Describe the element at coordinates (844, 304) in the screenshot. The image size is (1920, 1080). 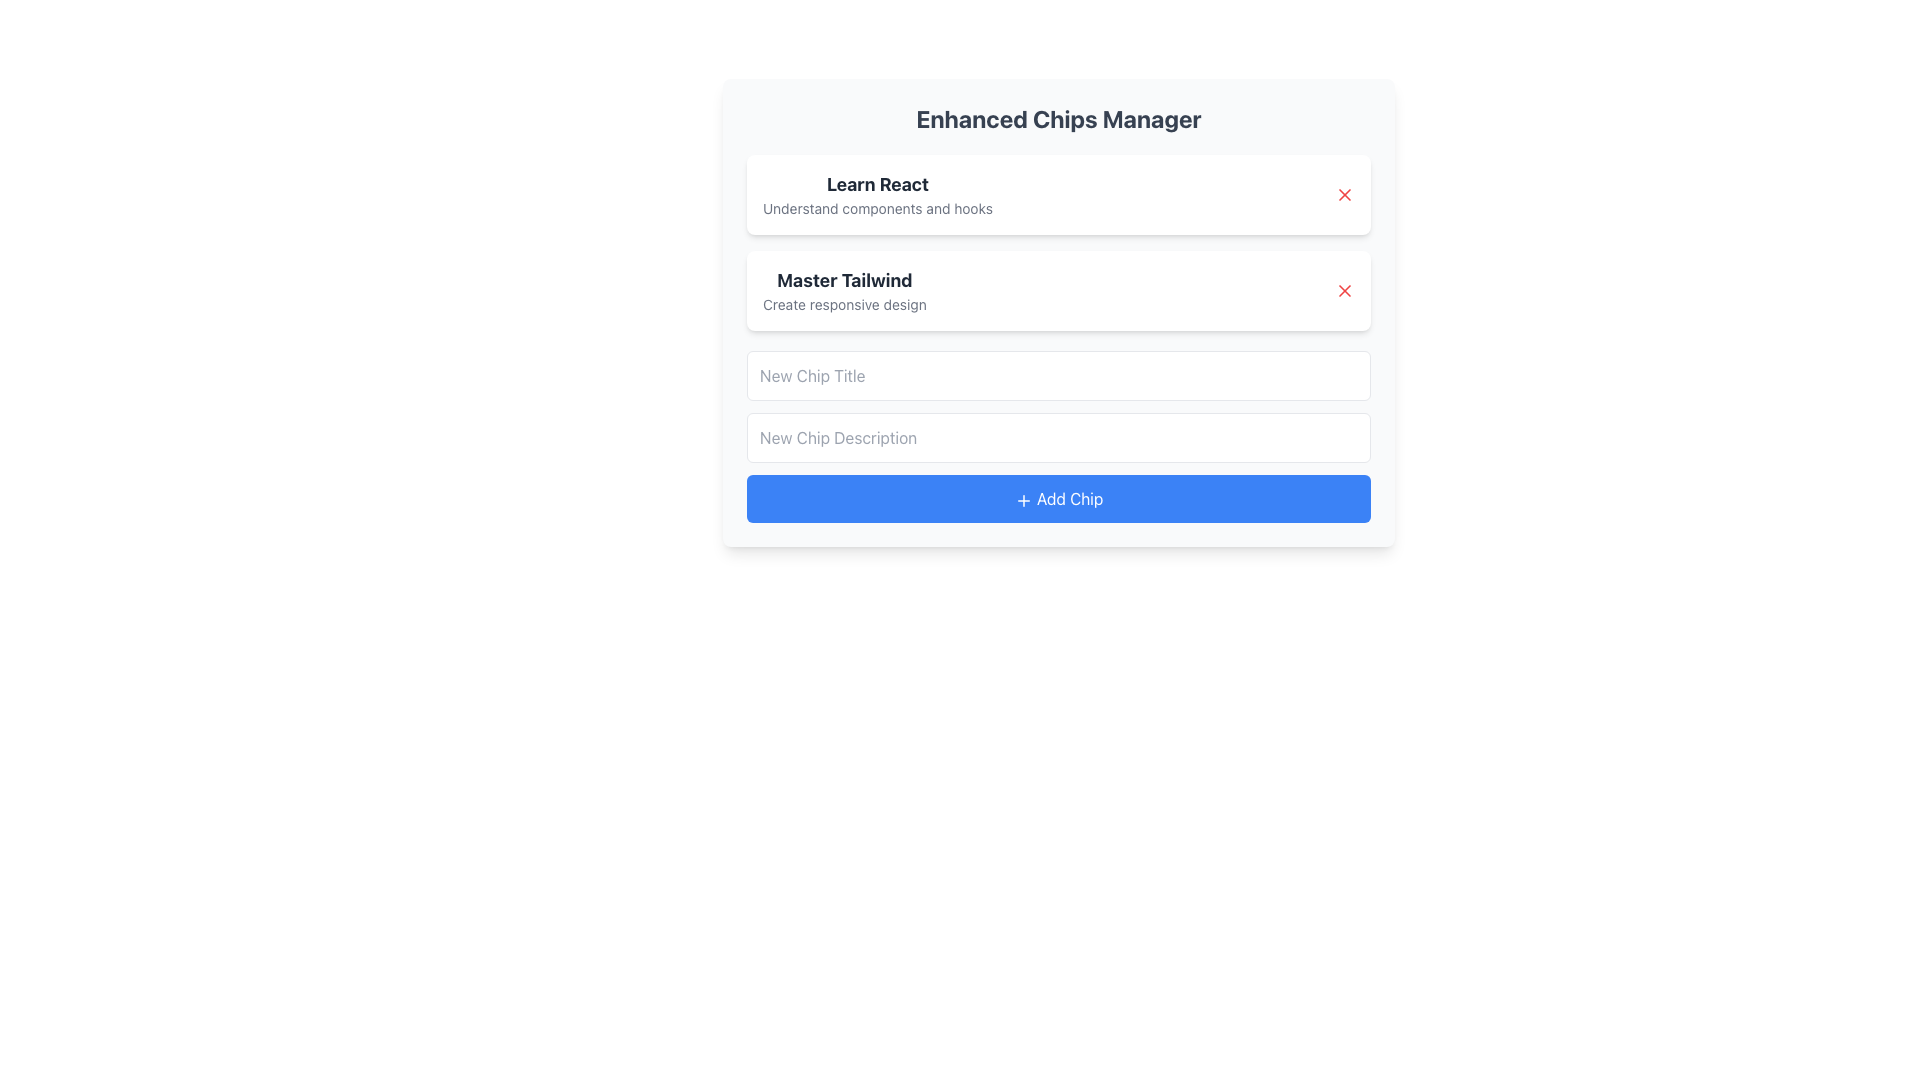
I see `the text label reading 'Create responsive design', which is styled in a smaller gray font and located directly beneath the heading 'Master Tailwind'` at that location.